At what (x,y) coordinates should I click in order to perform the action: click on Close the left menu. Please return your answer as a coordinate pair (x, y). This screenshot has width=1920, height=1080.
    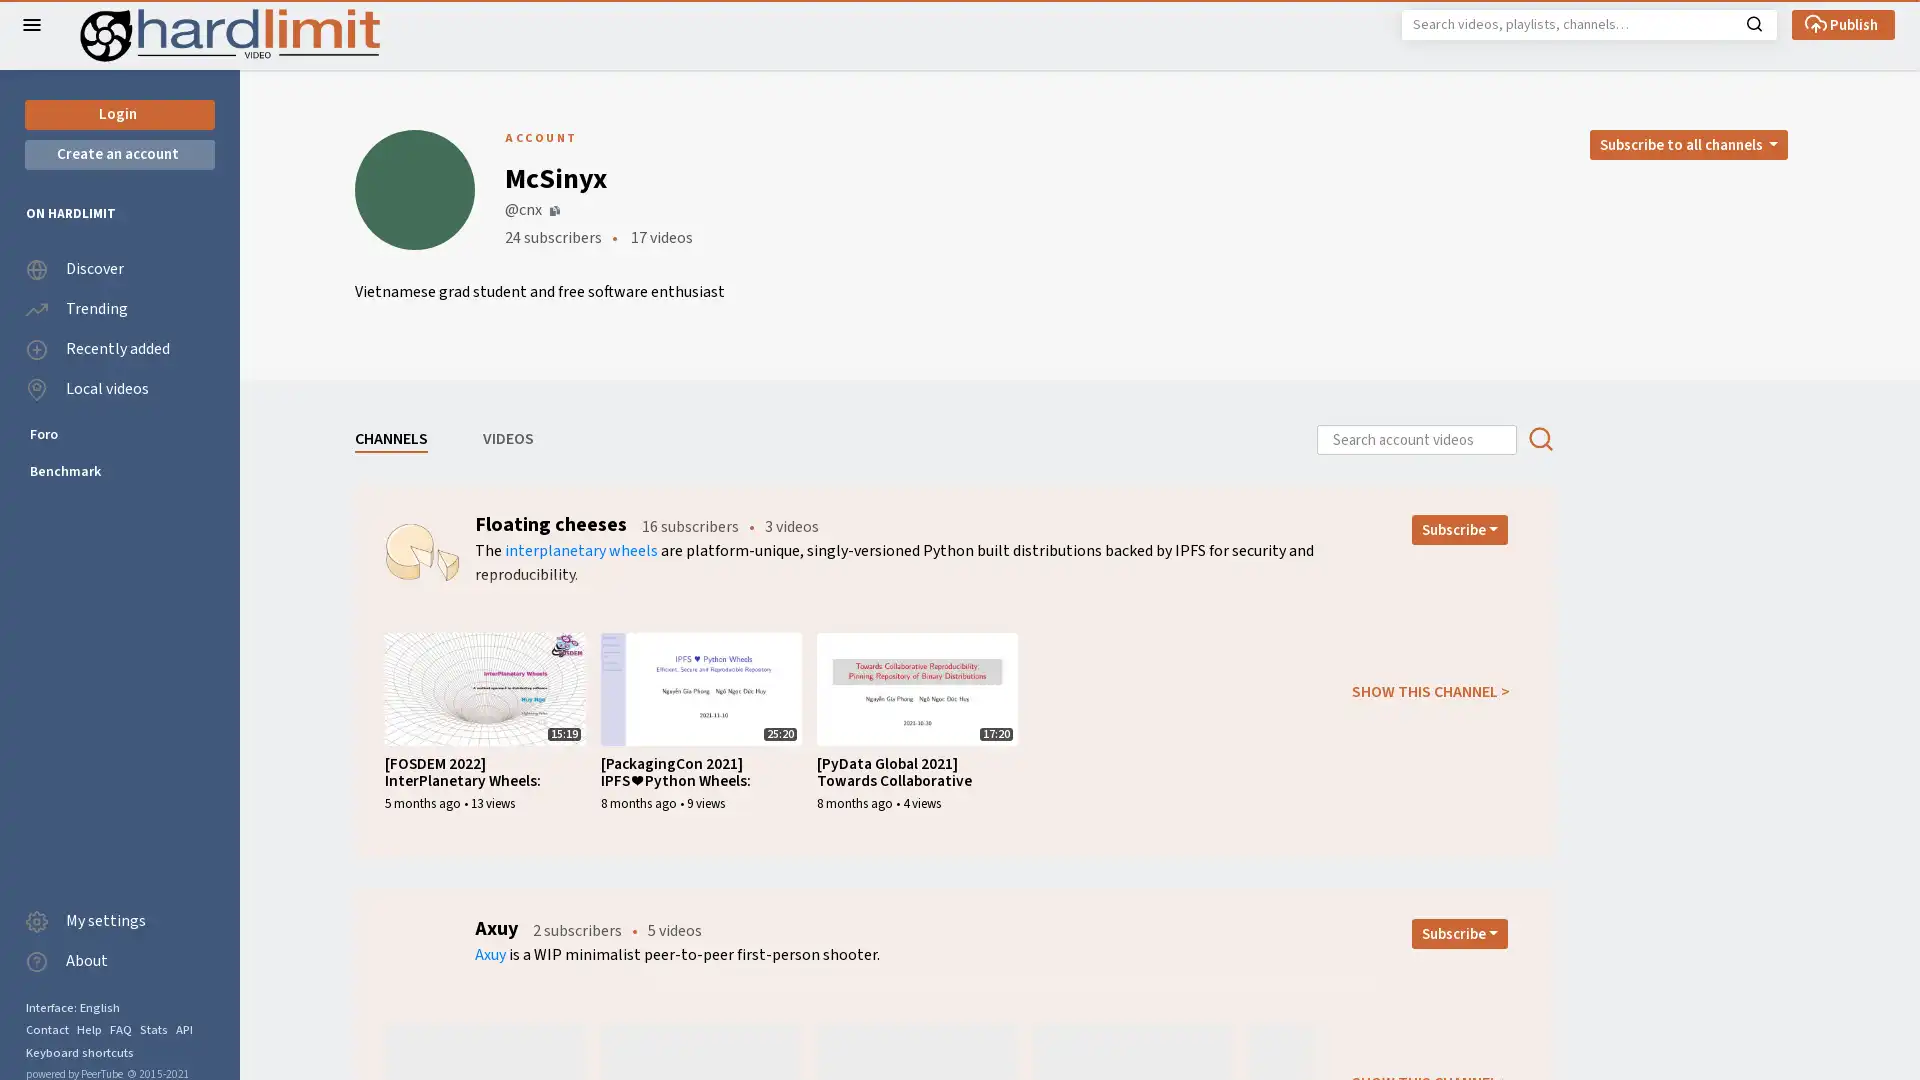
    Looking at the image, I should click on (32, 24).